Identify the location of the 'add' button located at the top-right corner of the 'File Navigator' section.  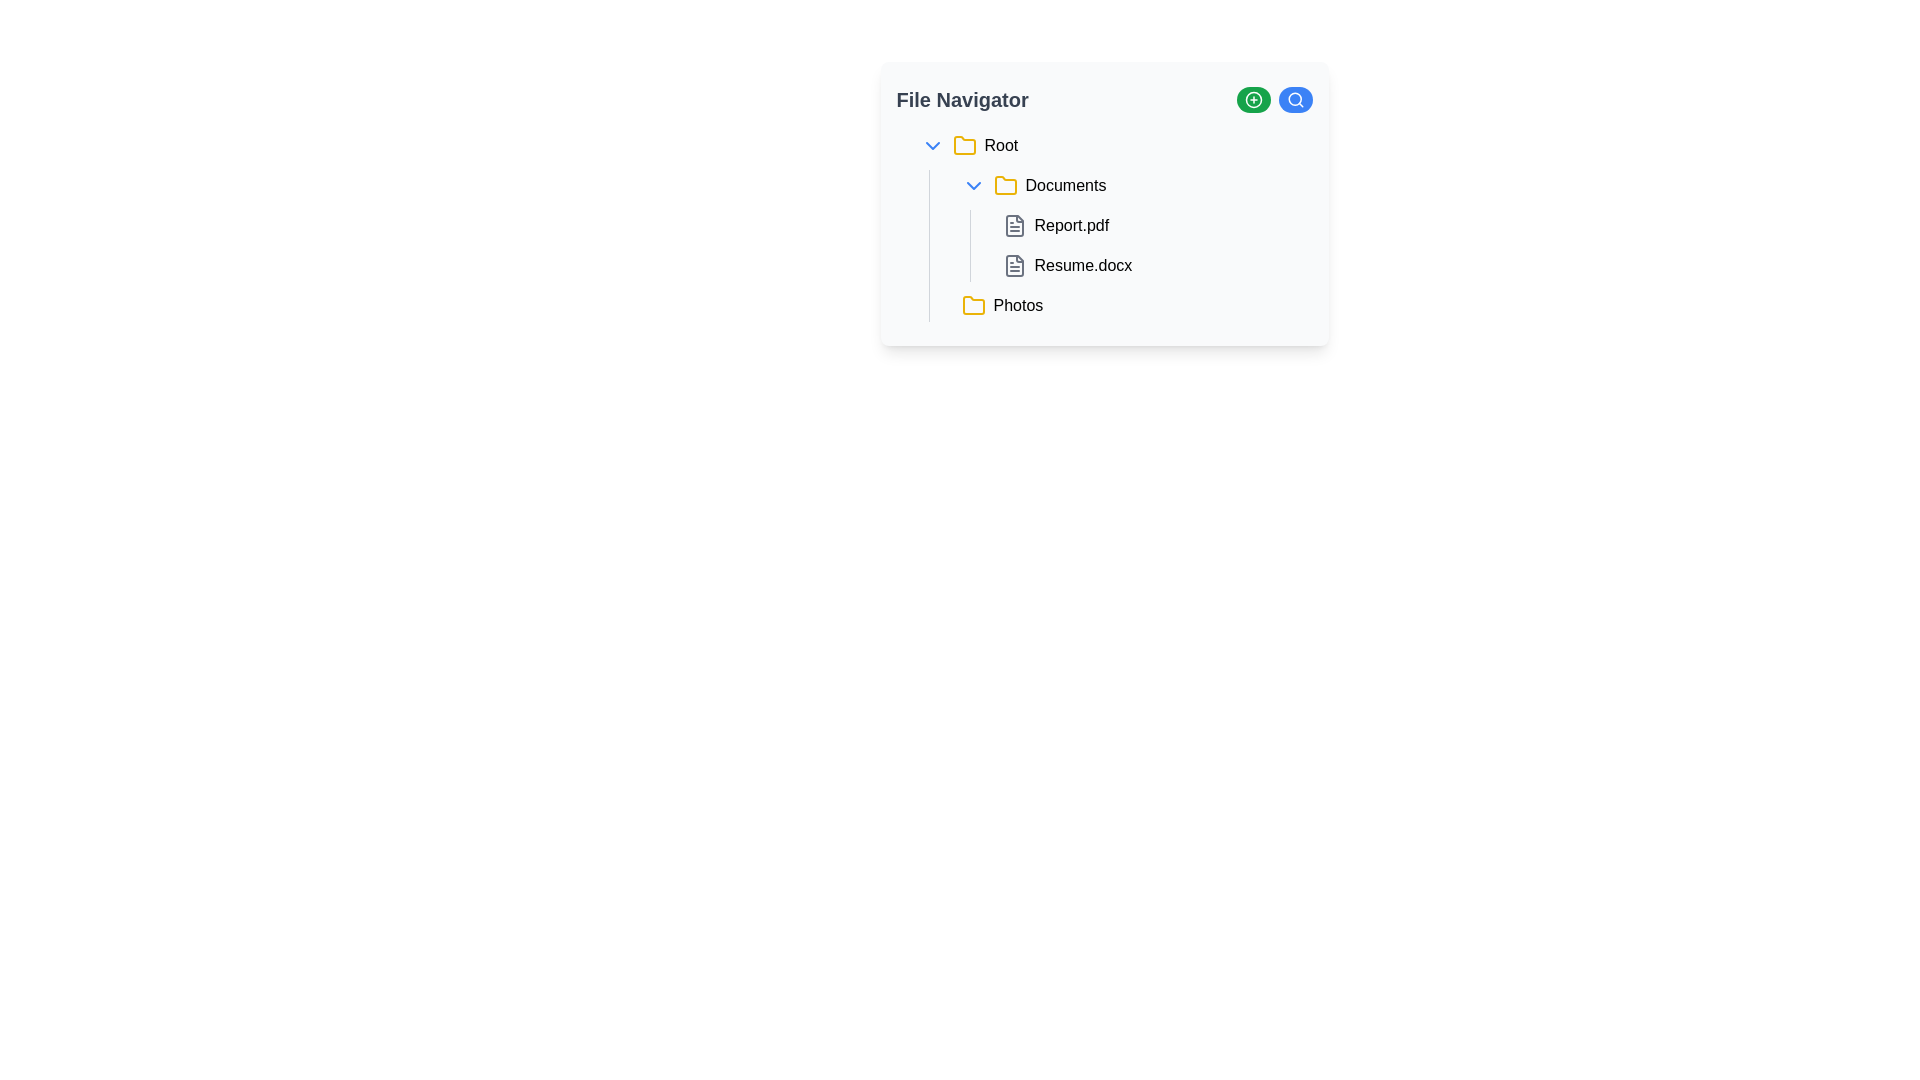
(1252, 100).